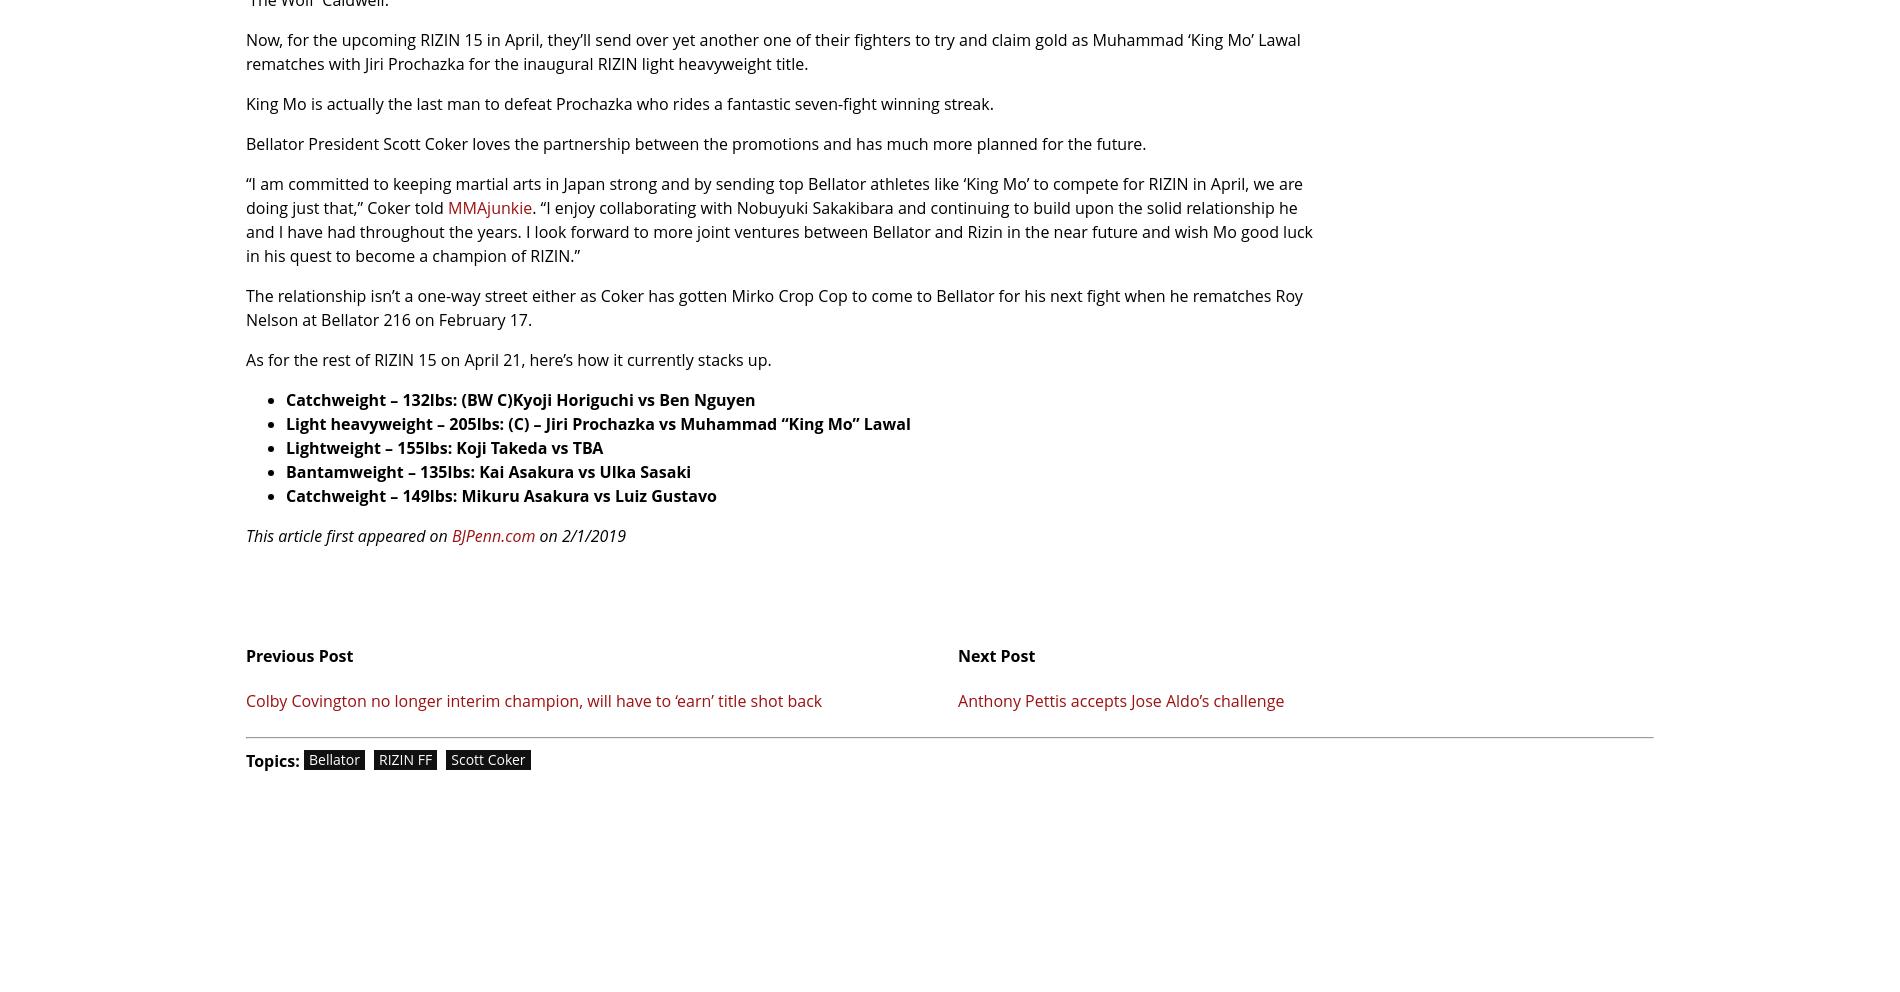 The height and width of the screenshot is (992, 1900). Describe the element at coordinates (778, 231) in the screenshot. I see `'. “I enjoy collaborating with Nobuyuki Sakakibara and continuing to build upon the solid relationship he and I have had throughout the years. I look forward to more joint ventures between Bellator and Rizin in the near future and wish Mo good luck in his quest to become a champion of RIZIN.”'` at that location.